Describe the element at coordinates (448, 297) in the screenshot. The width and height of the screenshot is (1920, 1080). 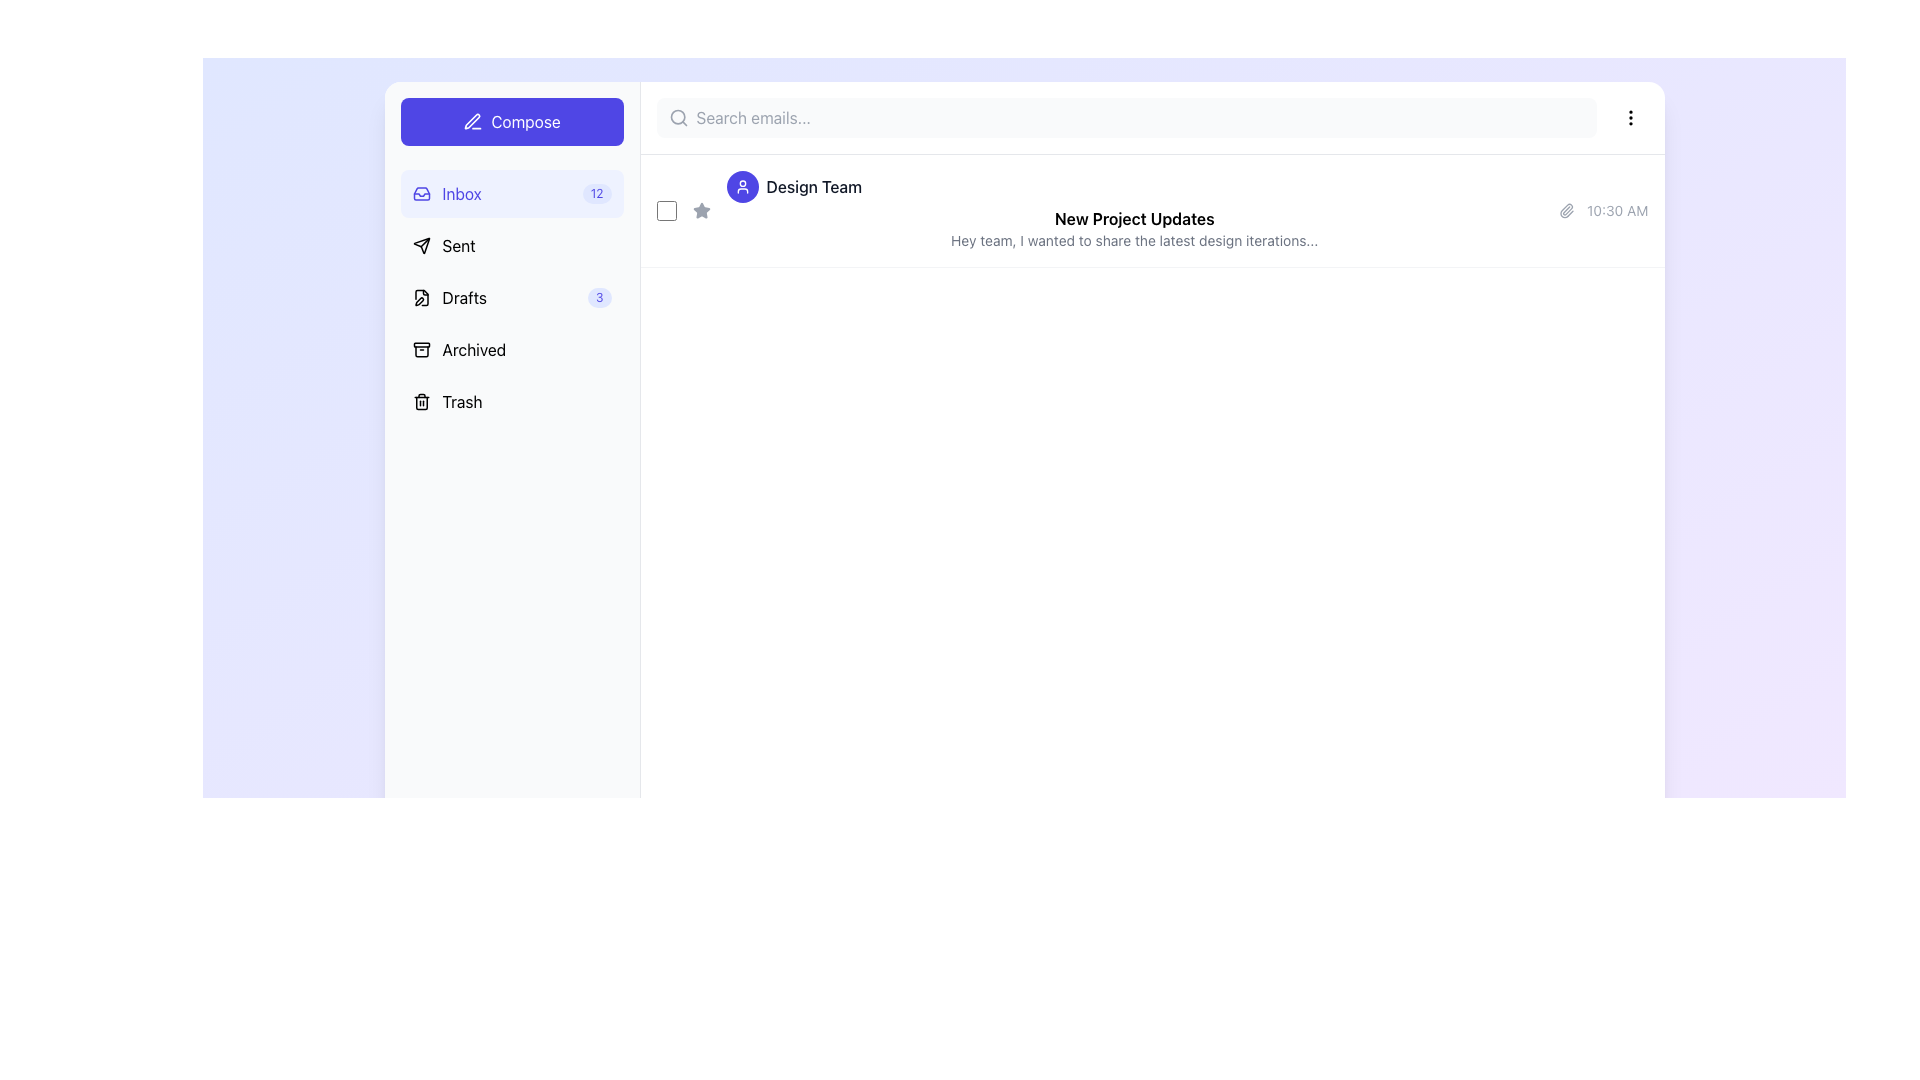
I see `the 'Drafts' navigation menu item located in the left-side navigation panel, positioned directly below 'Sent' and above 'Archived'` at that location.